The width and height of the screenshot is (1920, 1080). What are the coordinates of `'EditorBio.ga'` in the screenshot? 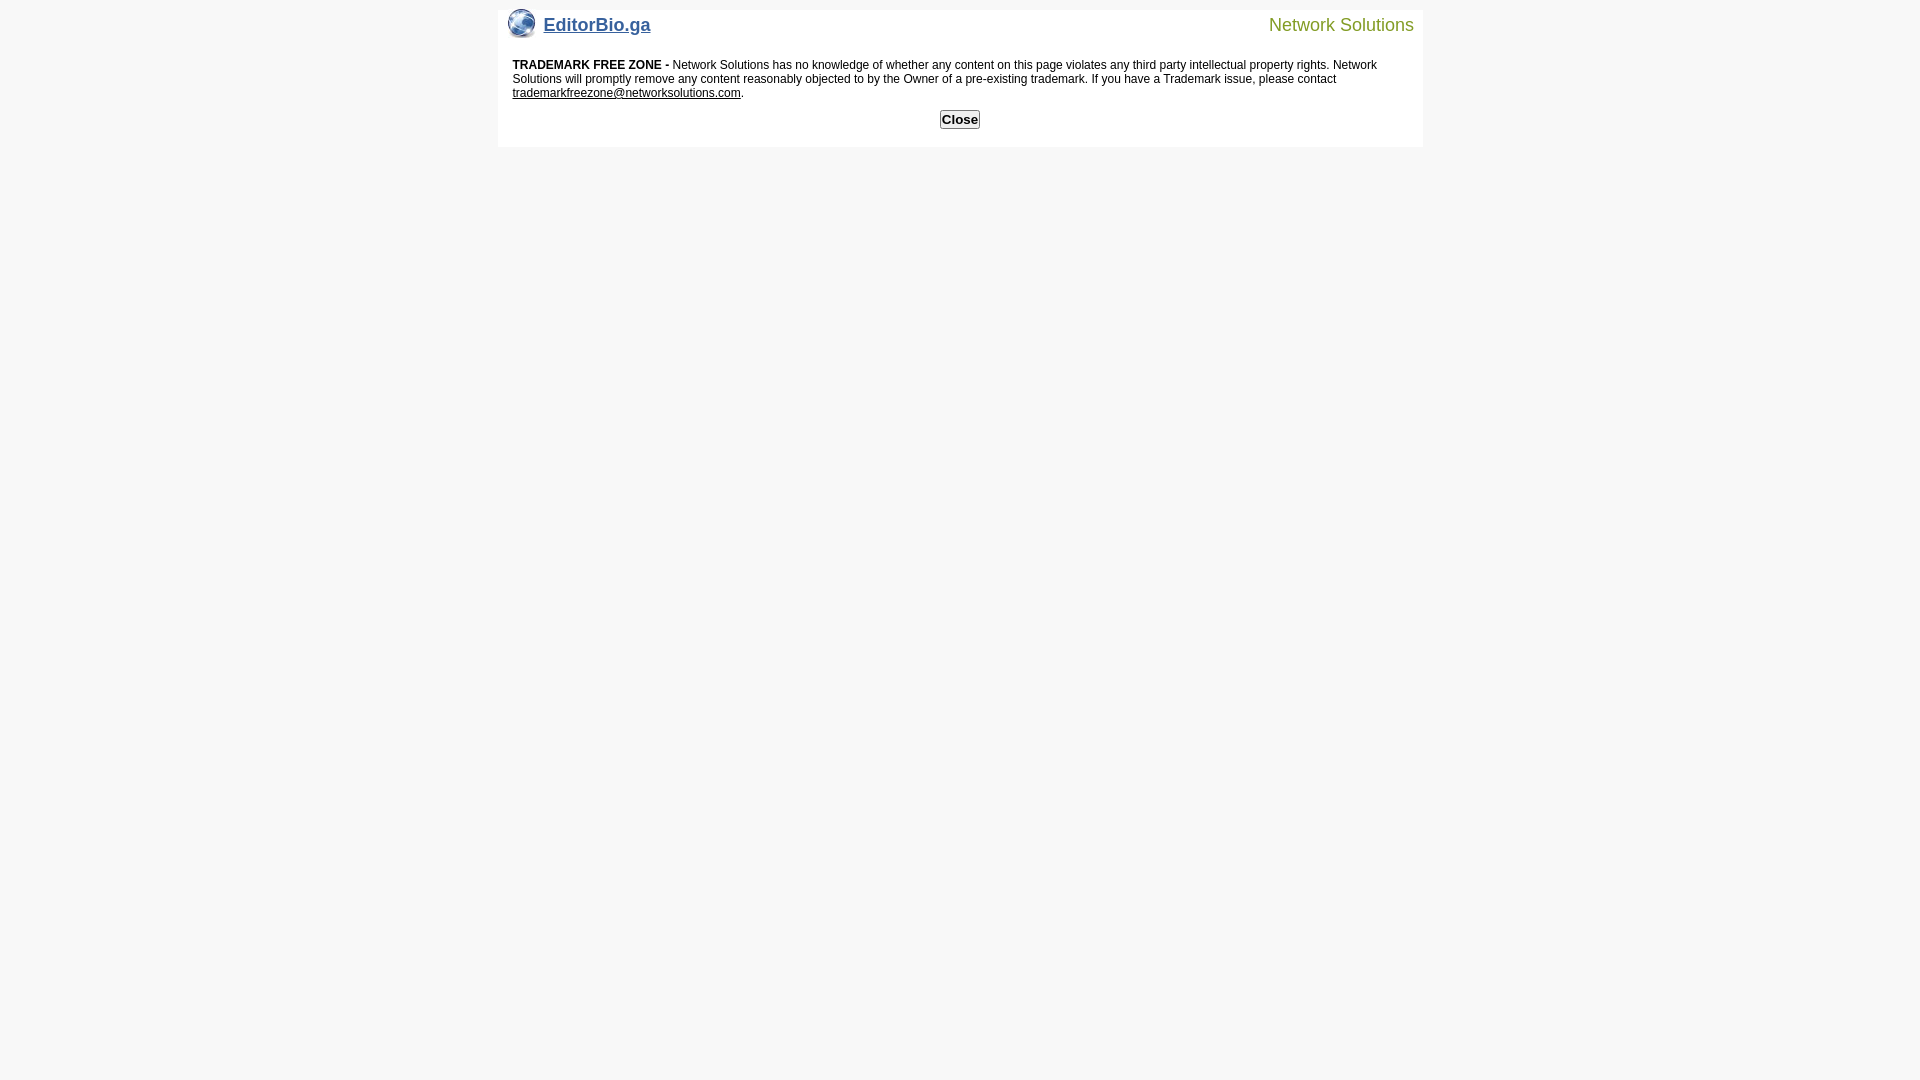 It's located at (508, 29).